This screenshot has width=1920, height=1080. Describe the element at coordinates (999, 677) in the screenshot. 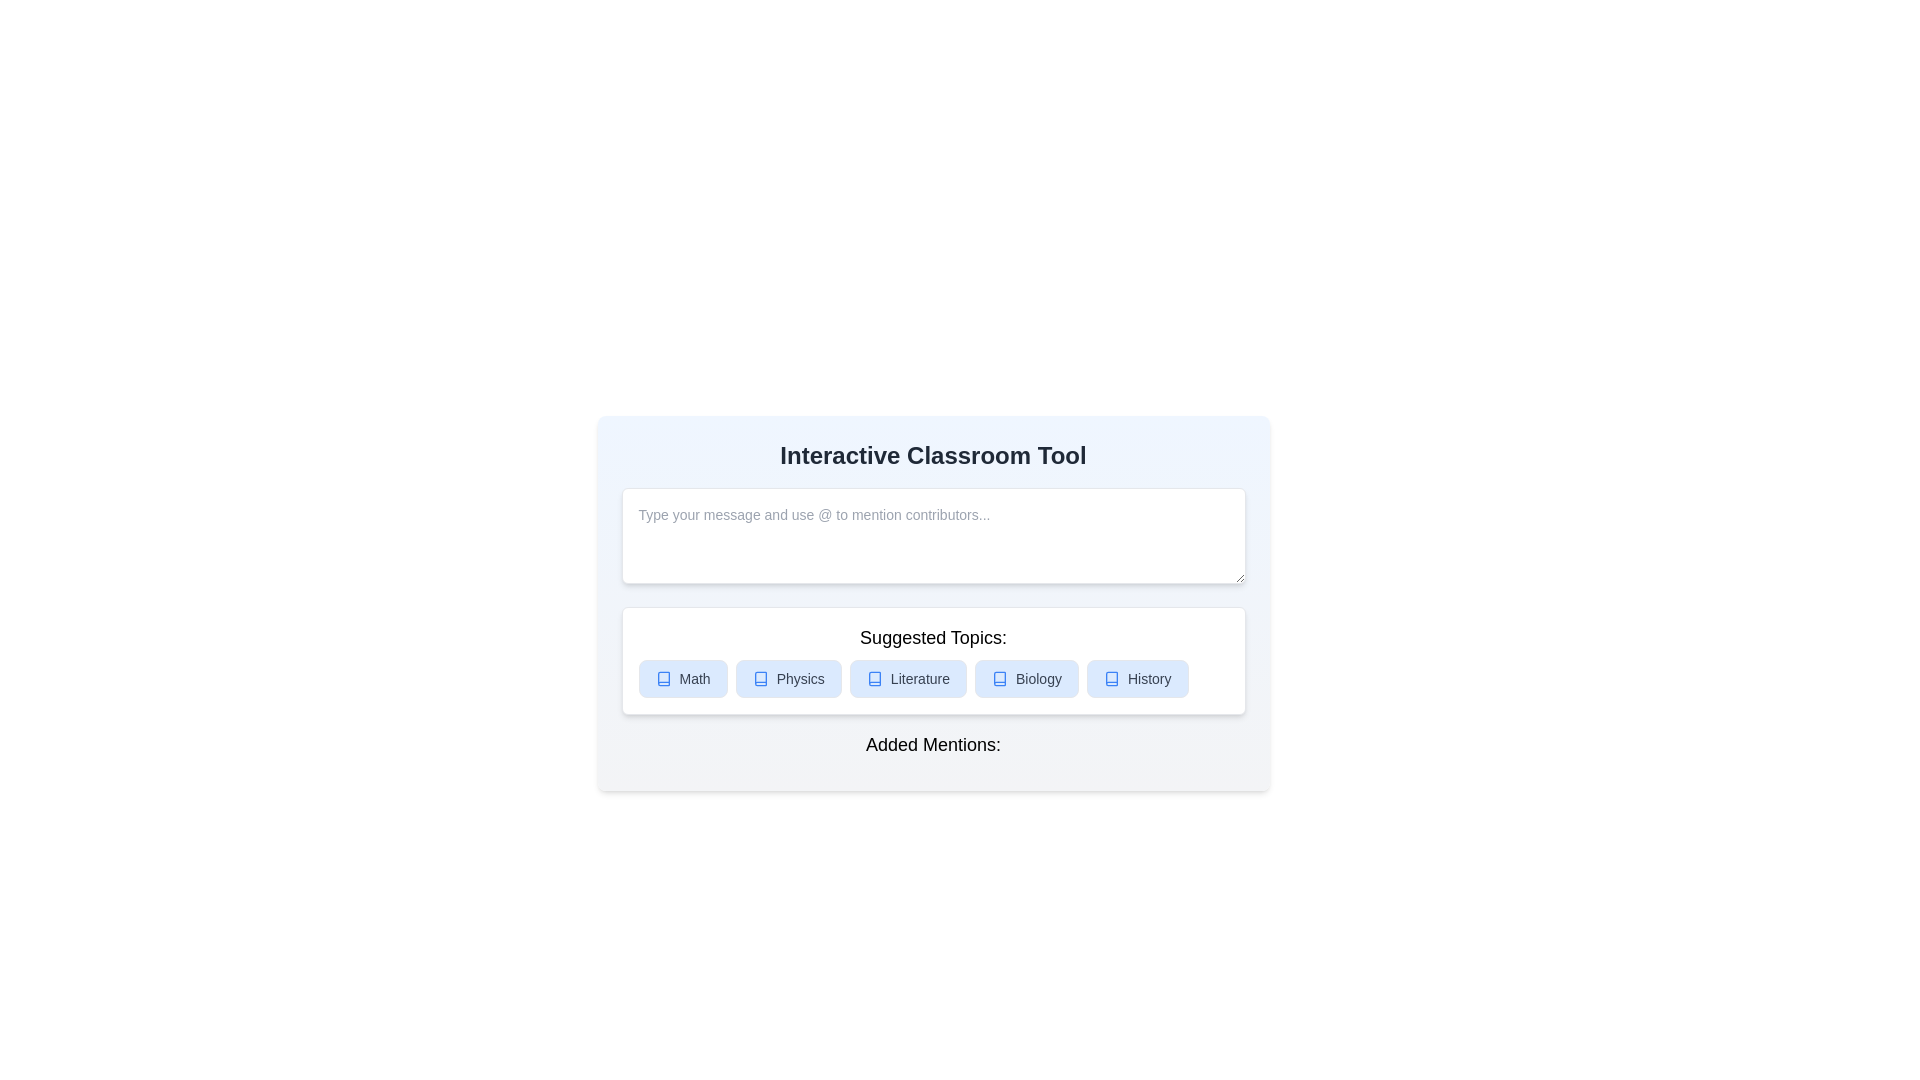

I see `the visual cue provided by the 'Biology' icon, which is represented by a blue book graphic located at the bottom section of the interface, aligned with the 'Suggested Topics' bar` at that location.